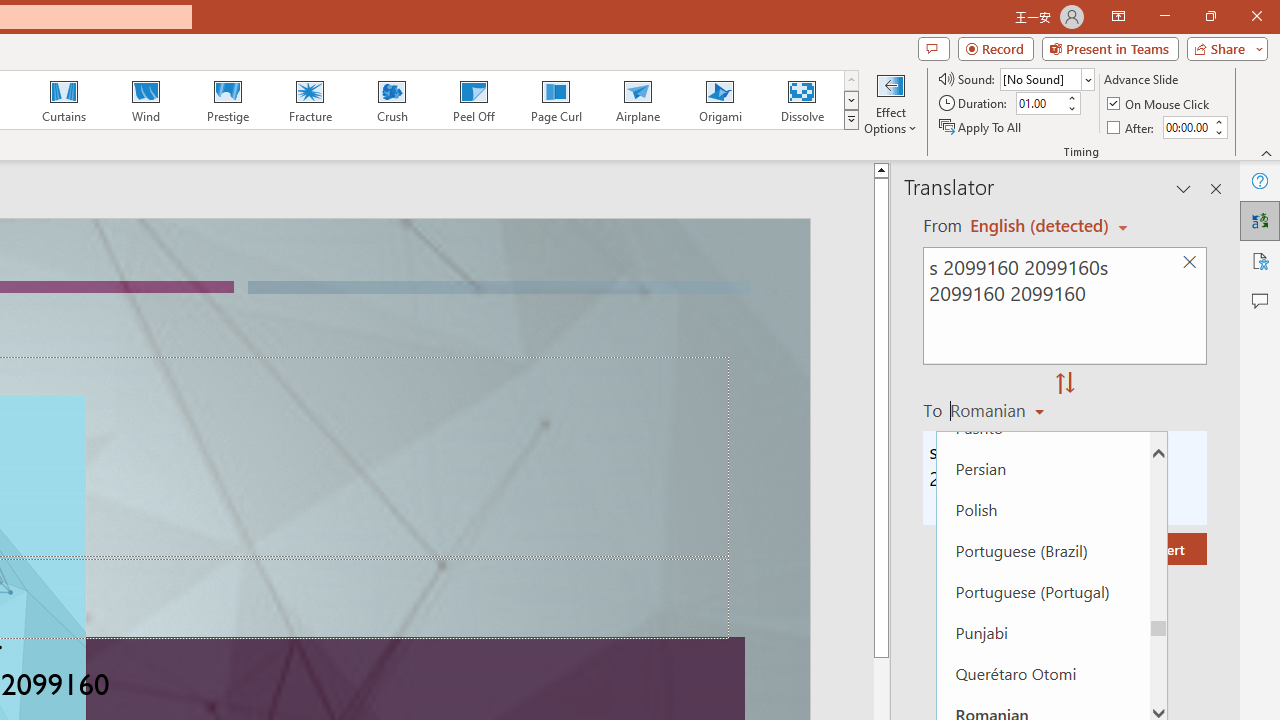 This screenshot has height=720, width=1280. Describe the element at coordinates (636, 100) in the screenshot. I see `'Airplane'` at that location.